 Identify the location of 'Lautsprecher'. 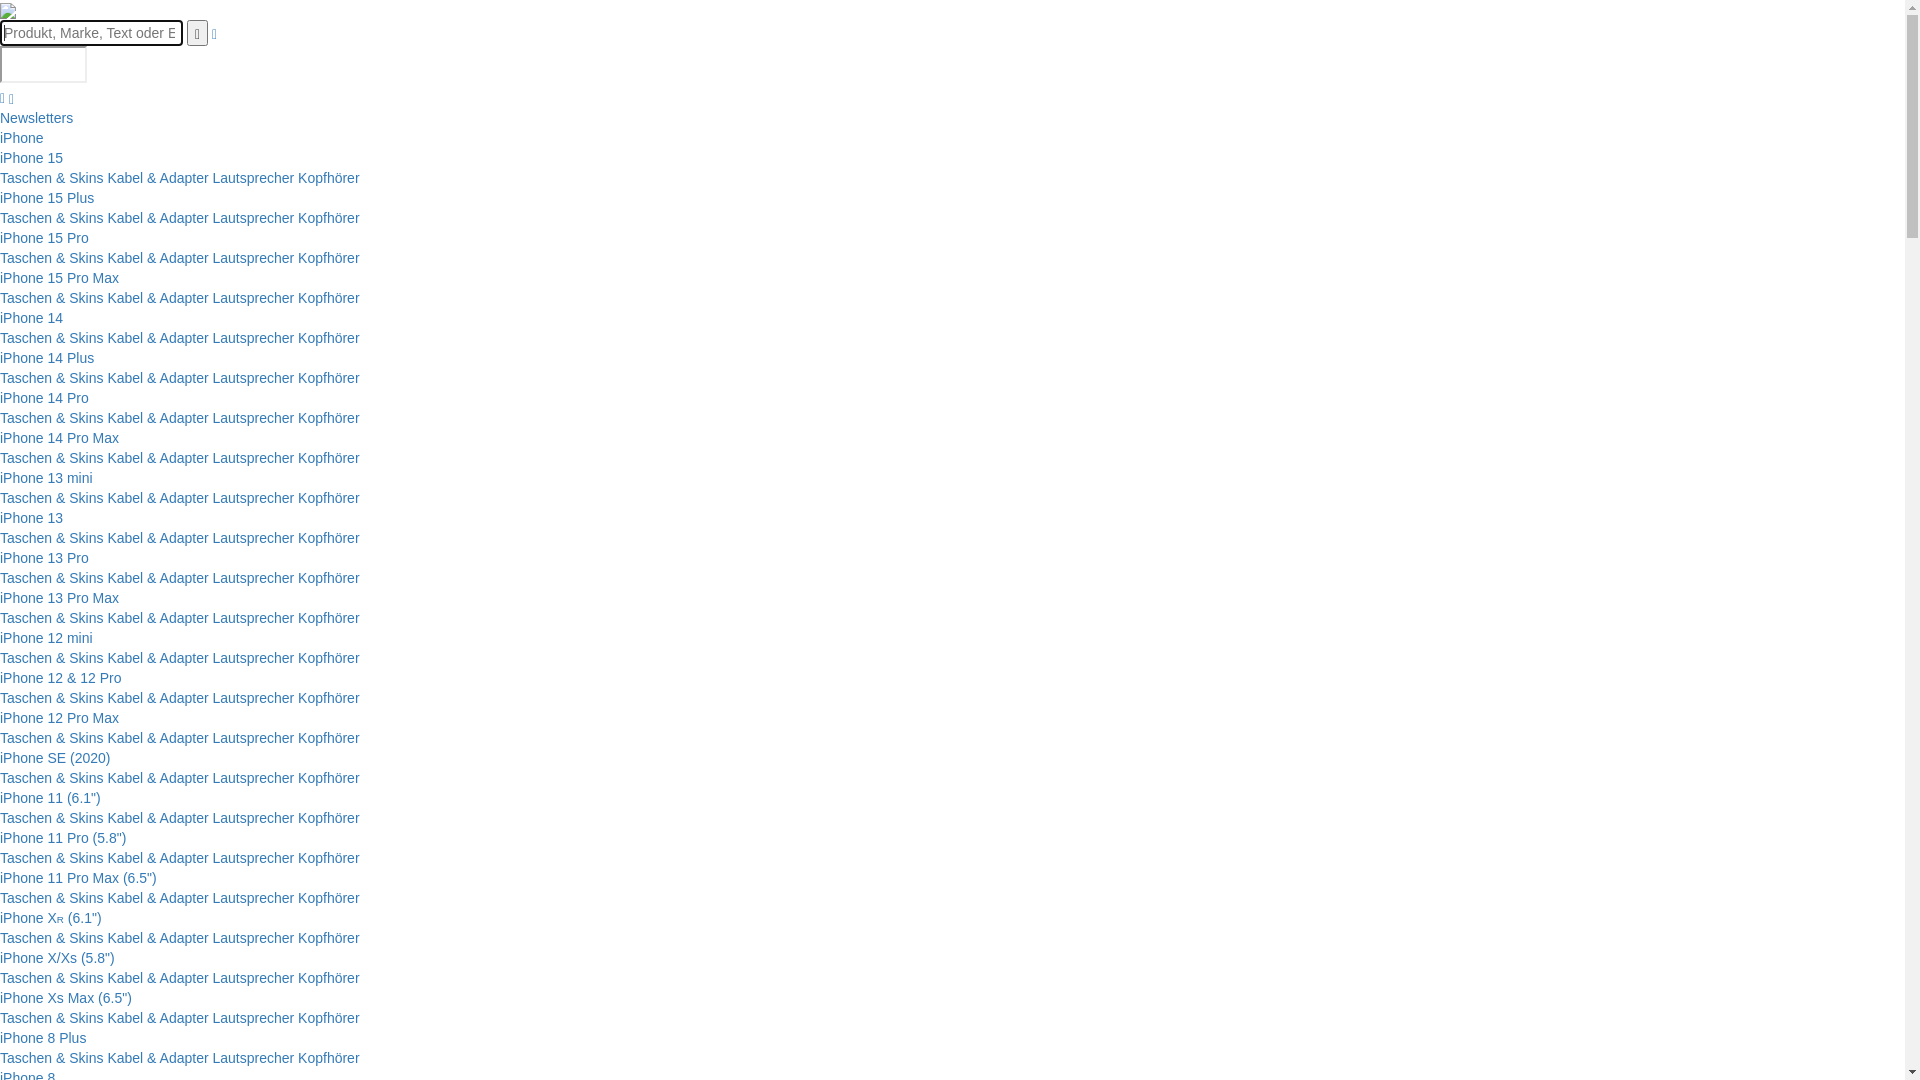
(252, 218).